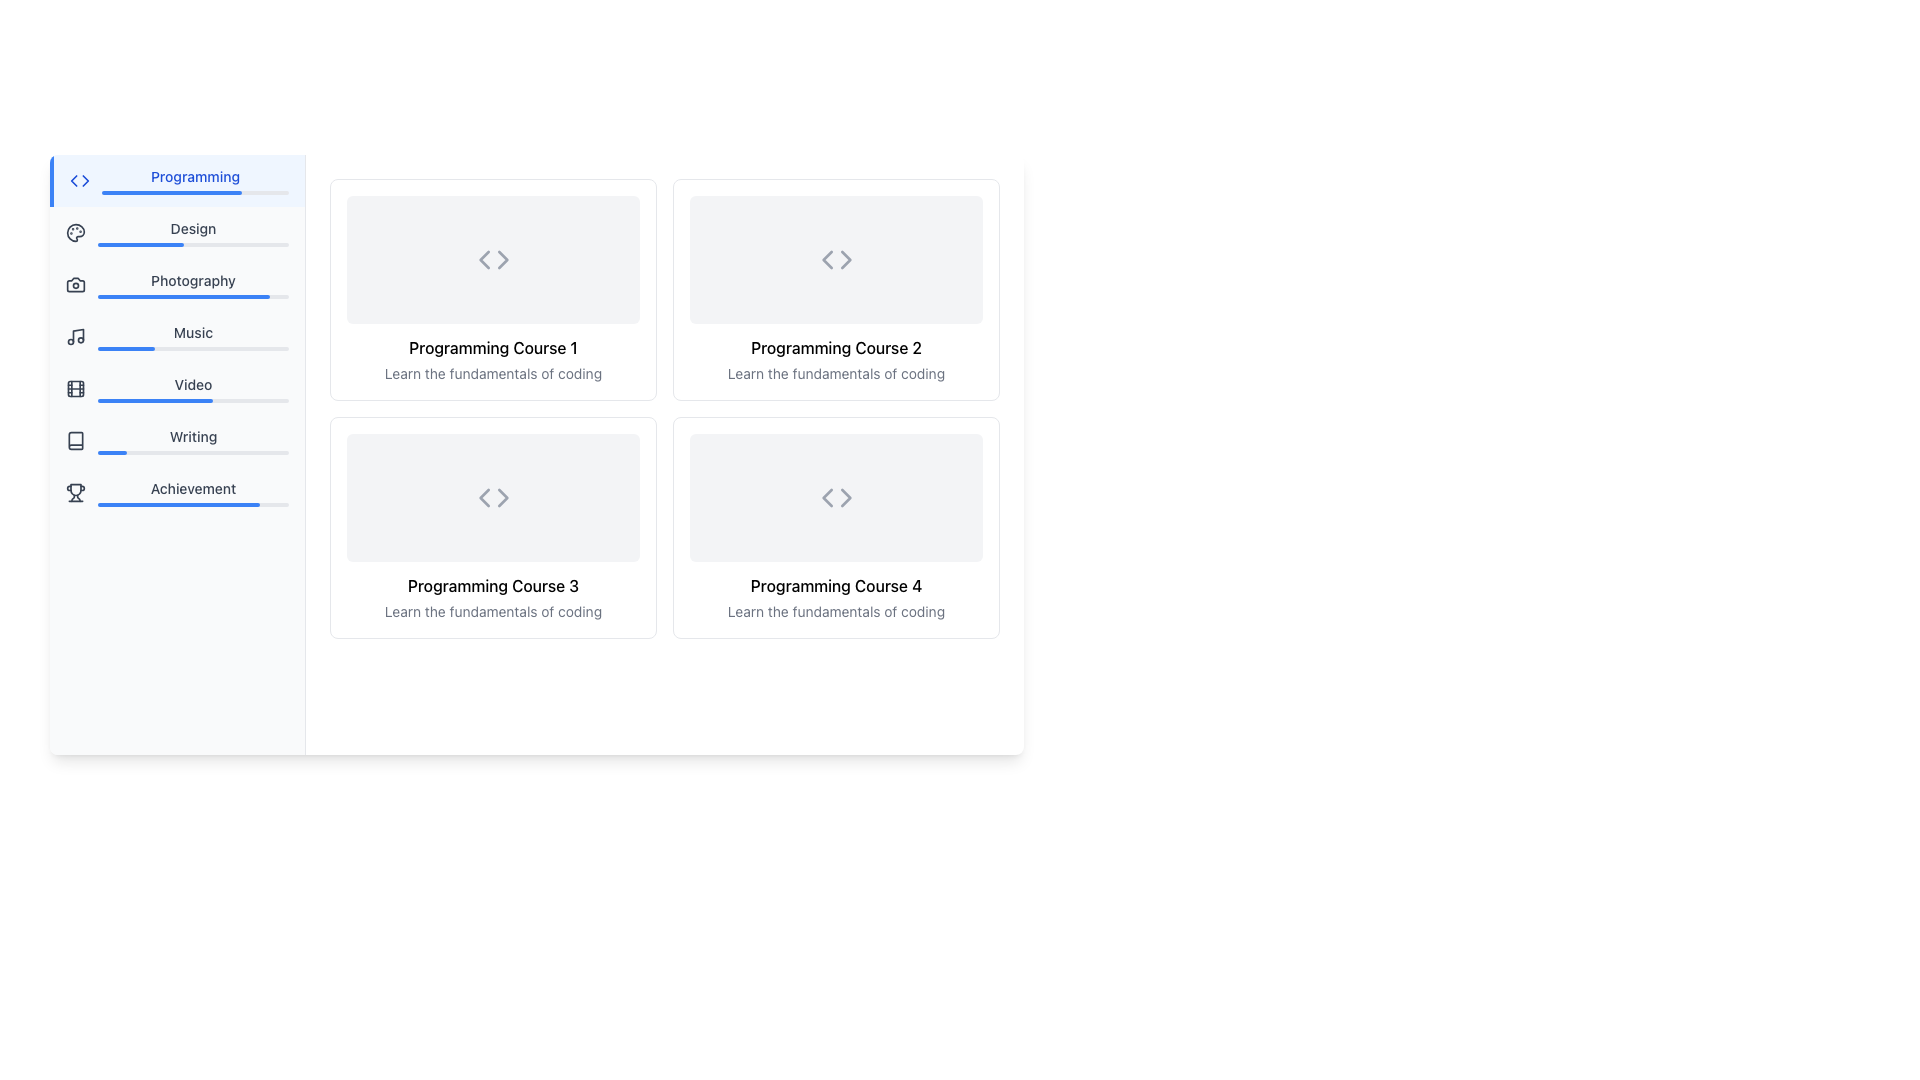 The width and height of the screenshot is (1920, 1080). I want to click on the 'Achievement' navigation item with a progress indicator, so click(193, 493).